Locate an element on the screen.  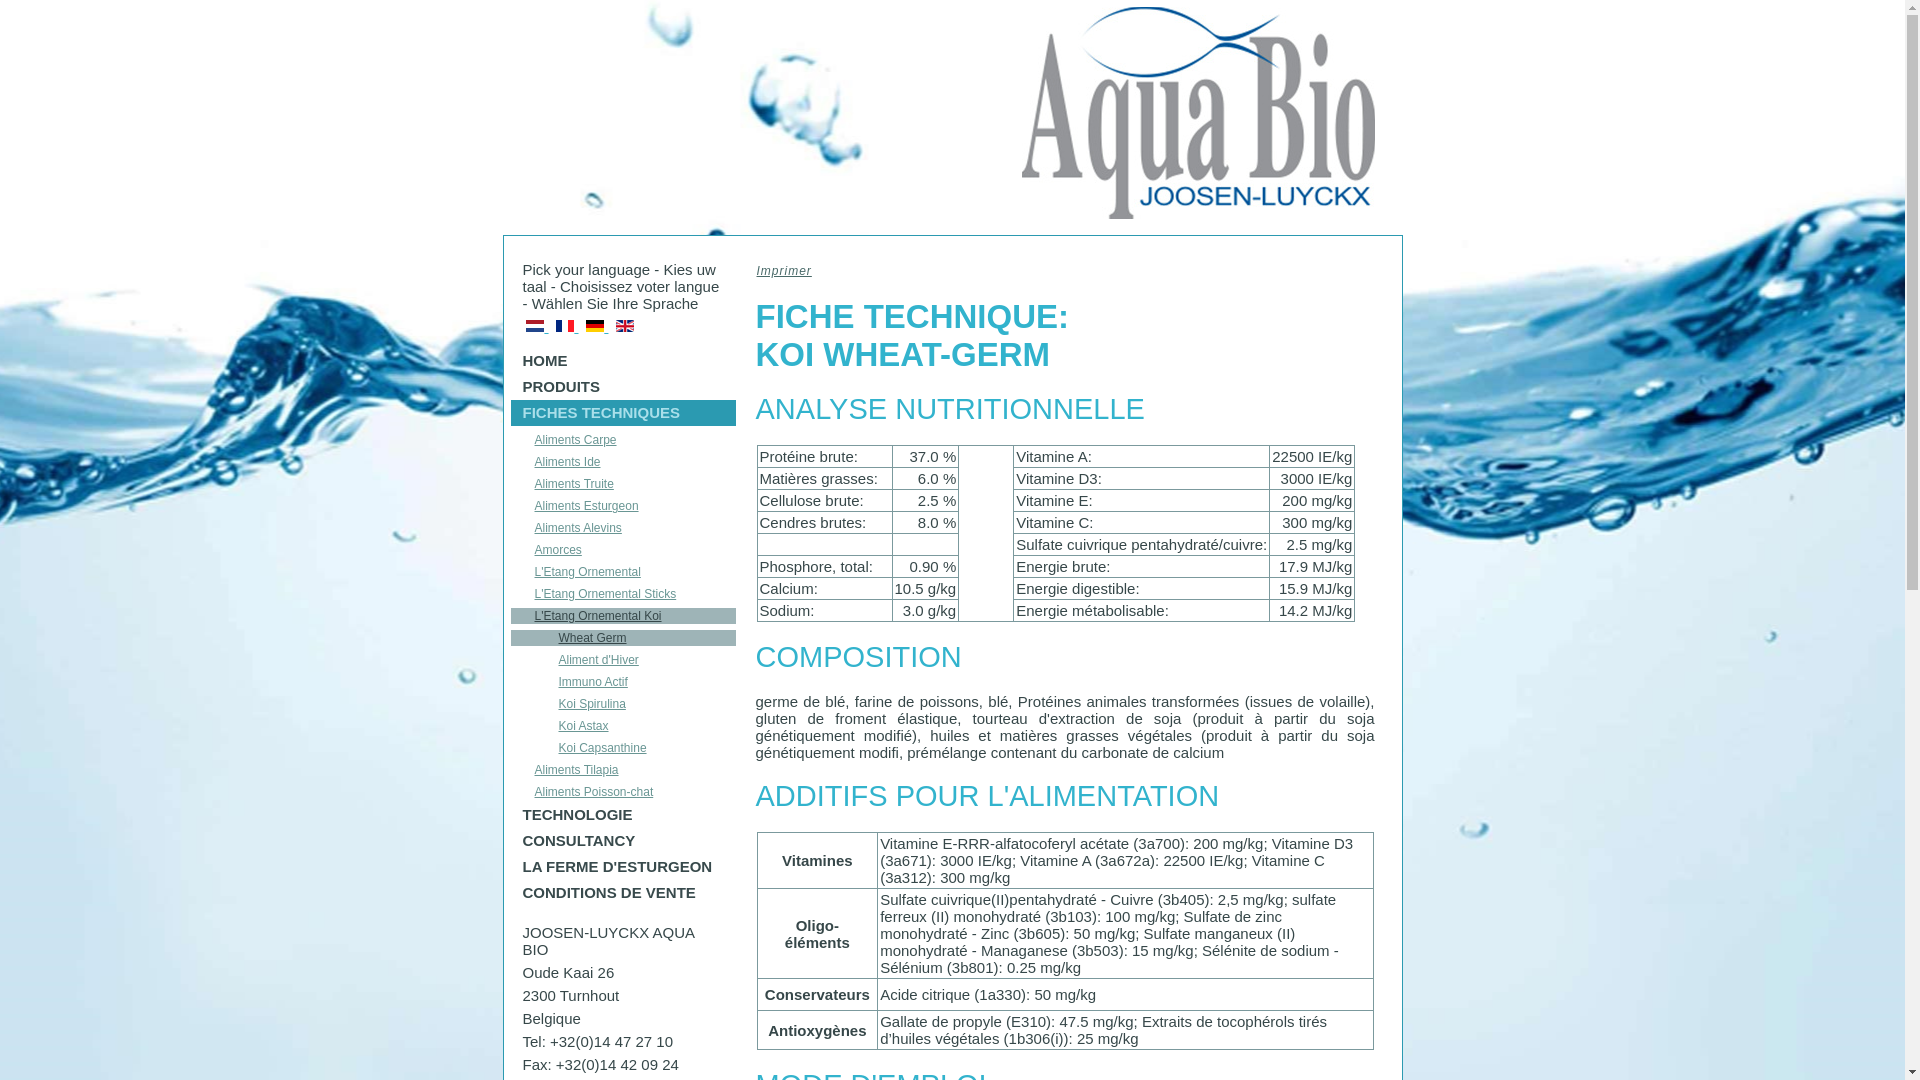
'Aliment d'Hiver' is located at coordinates (509, 659).